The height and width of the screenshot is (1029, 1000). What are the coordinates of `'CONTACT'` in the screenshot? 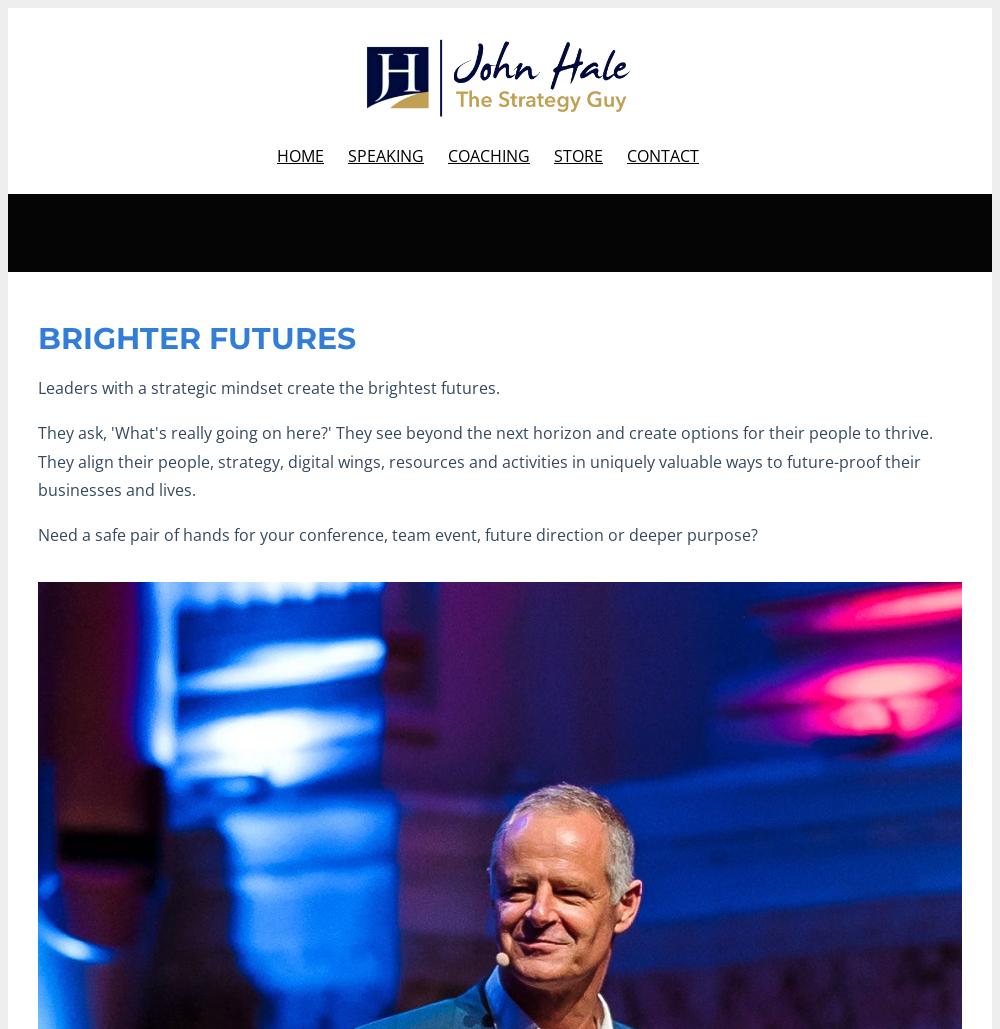 It's located at (627, 155).